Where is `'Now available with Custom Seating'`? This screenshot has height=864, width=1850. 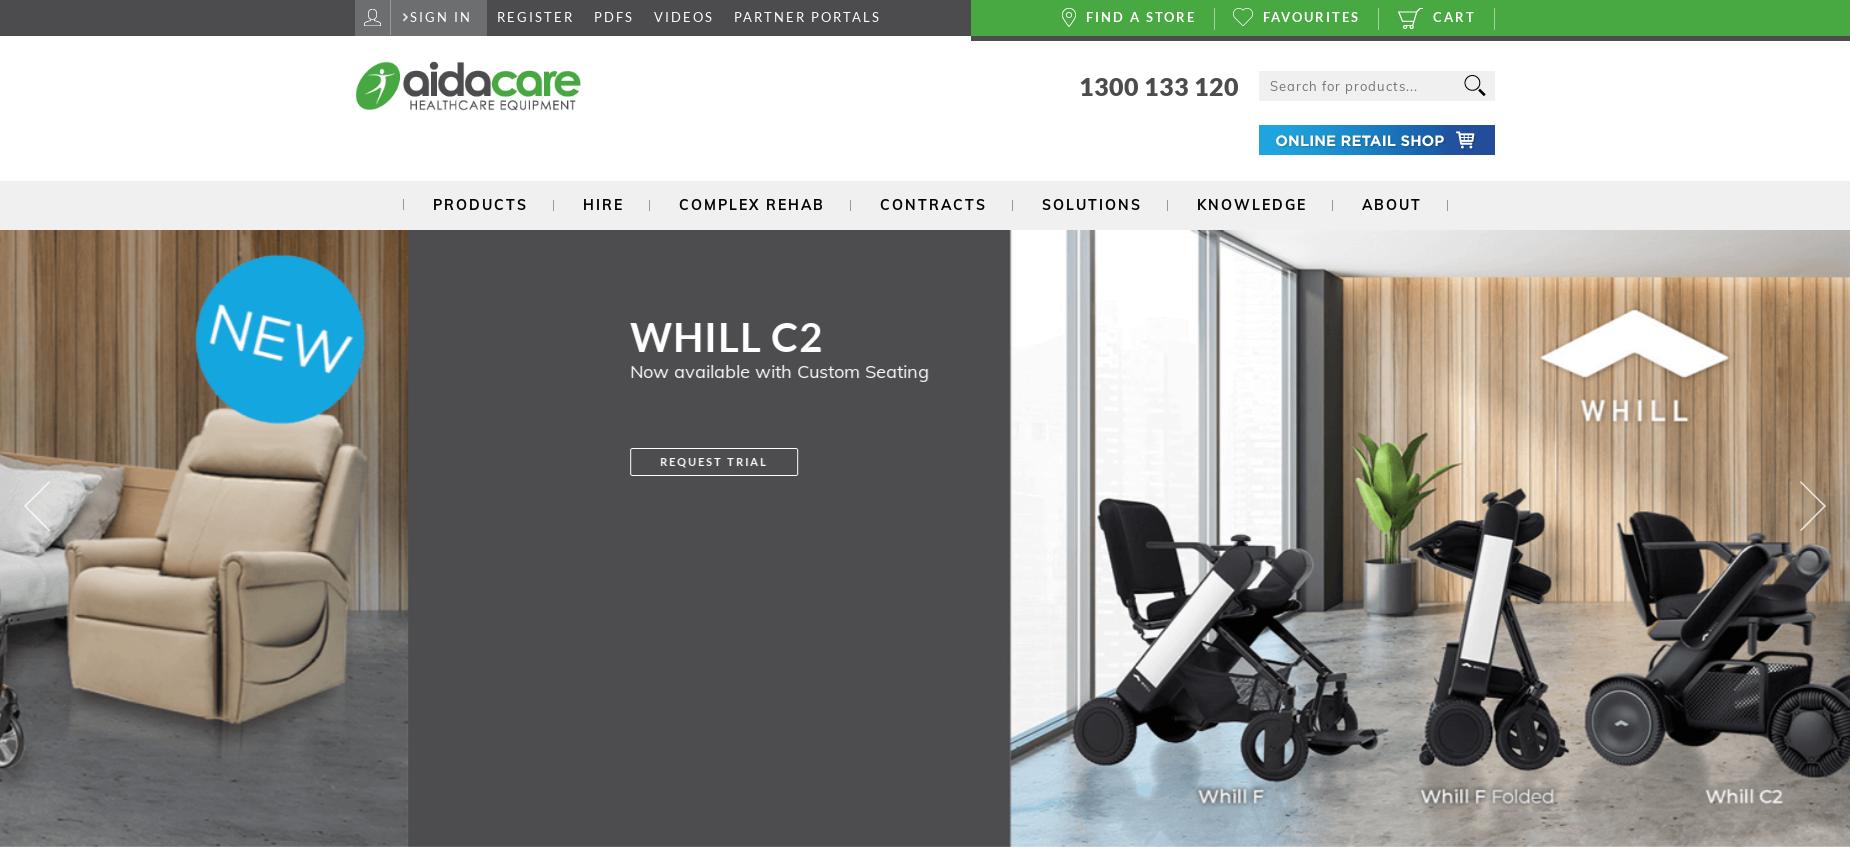 'Now available with Custom Seating' is located at coordinates (370, 369).